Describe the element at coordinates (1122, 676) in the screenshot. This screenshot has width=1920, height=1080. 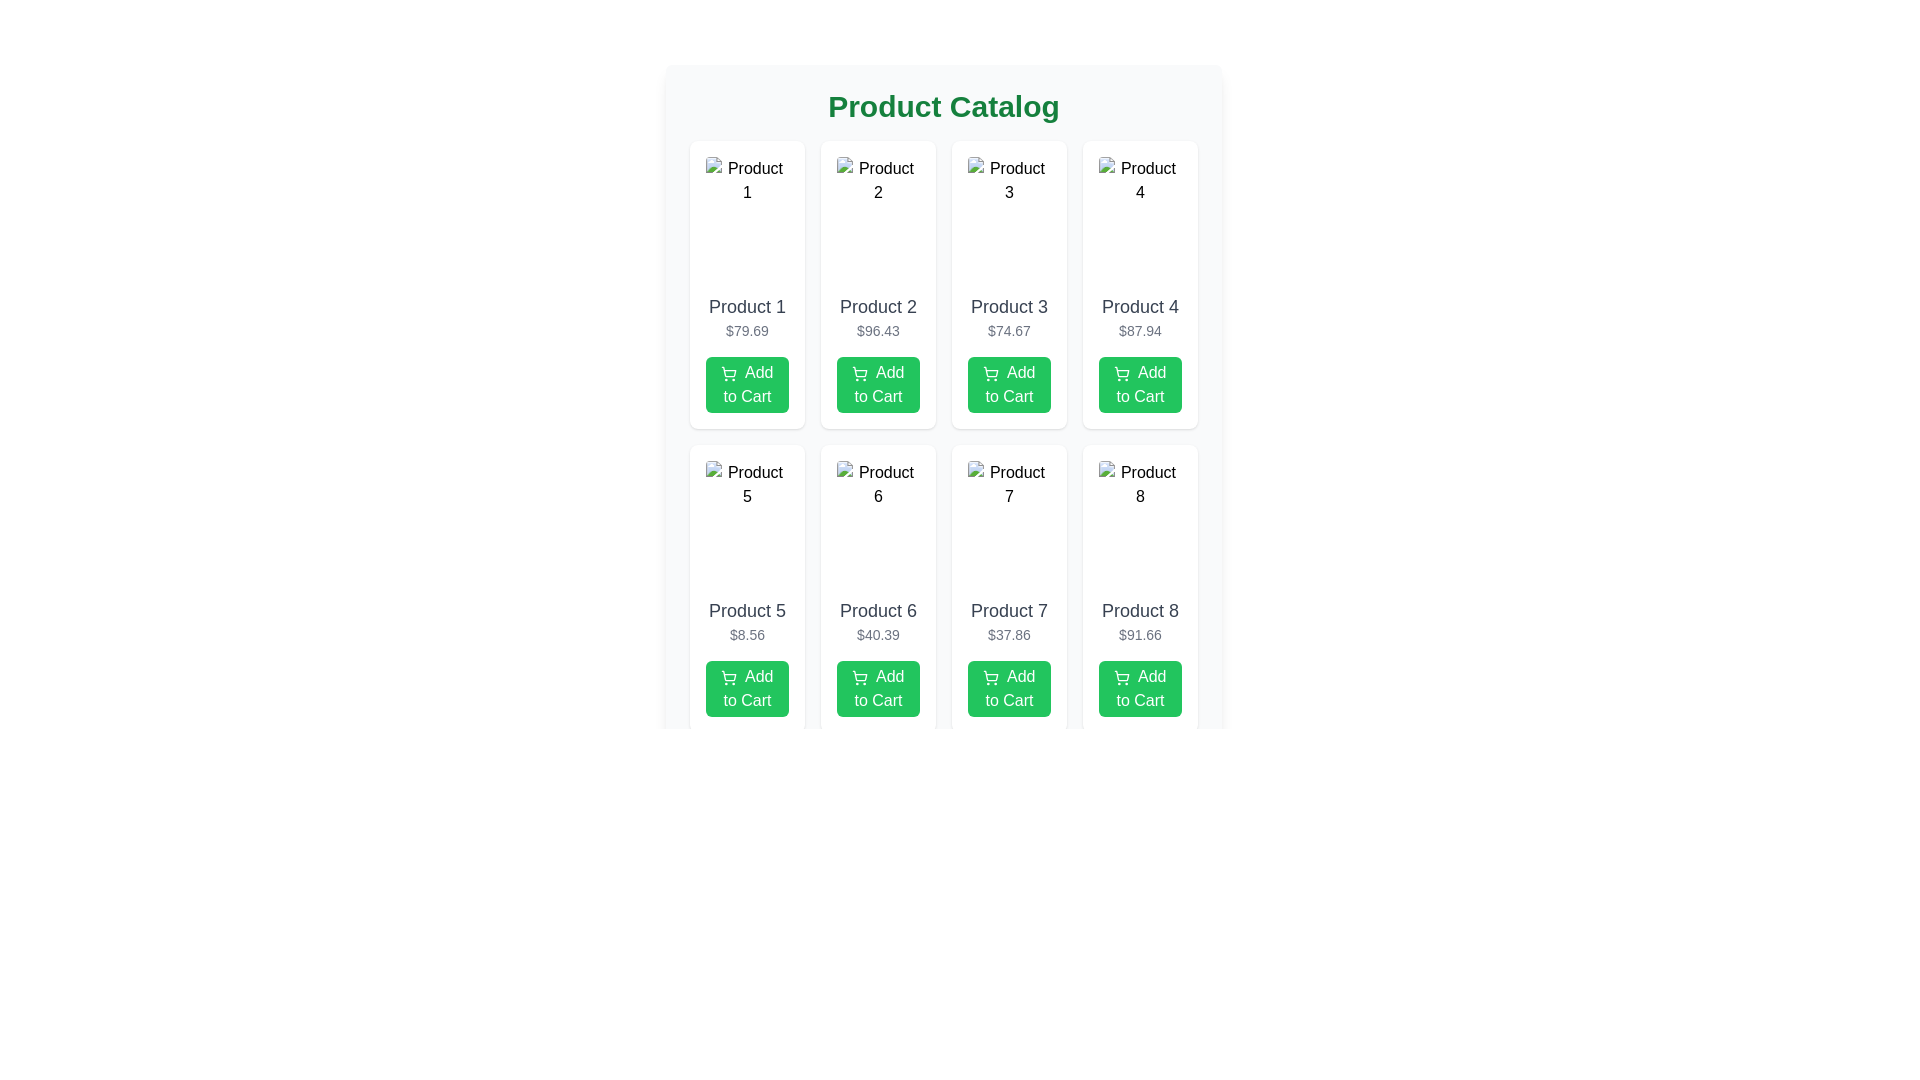
I see `the 'Add to Cart' button that contains the shopping cart icon, which is located at the bottom of the 'Product 8' card` at that location.